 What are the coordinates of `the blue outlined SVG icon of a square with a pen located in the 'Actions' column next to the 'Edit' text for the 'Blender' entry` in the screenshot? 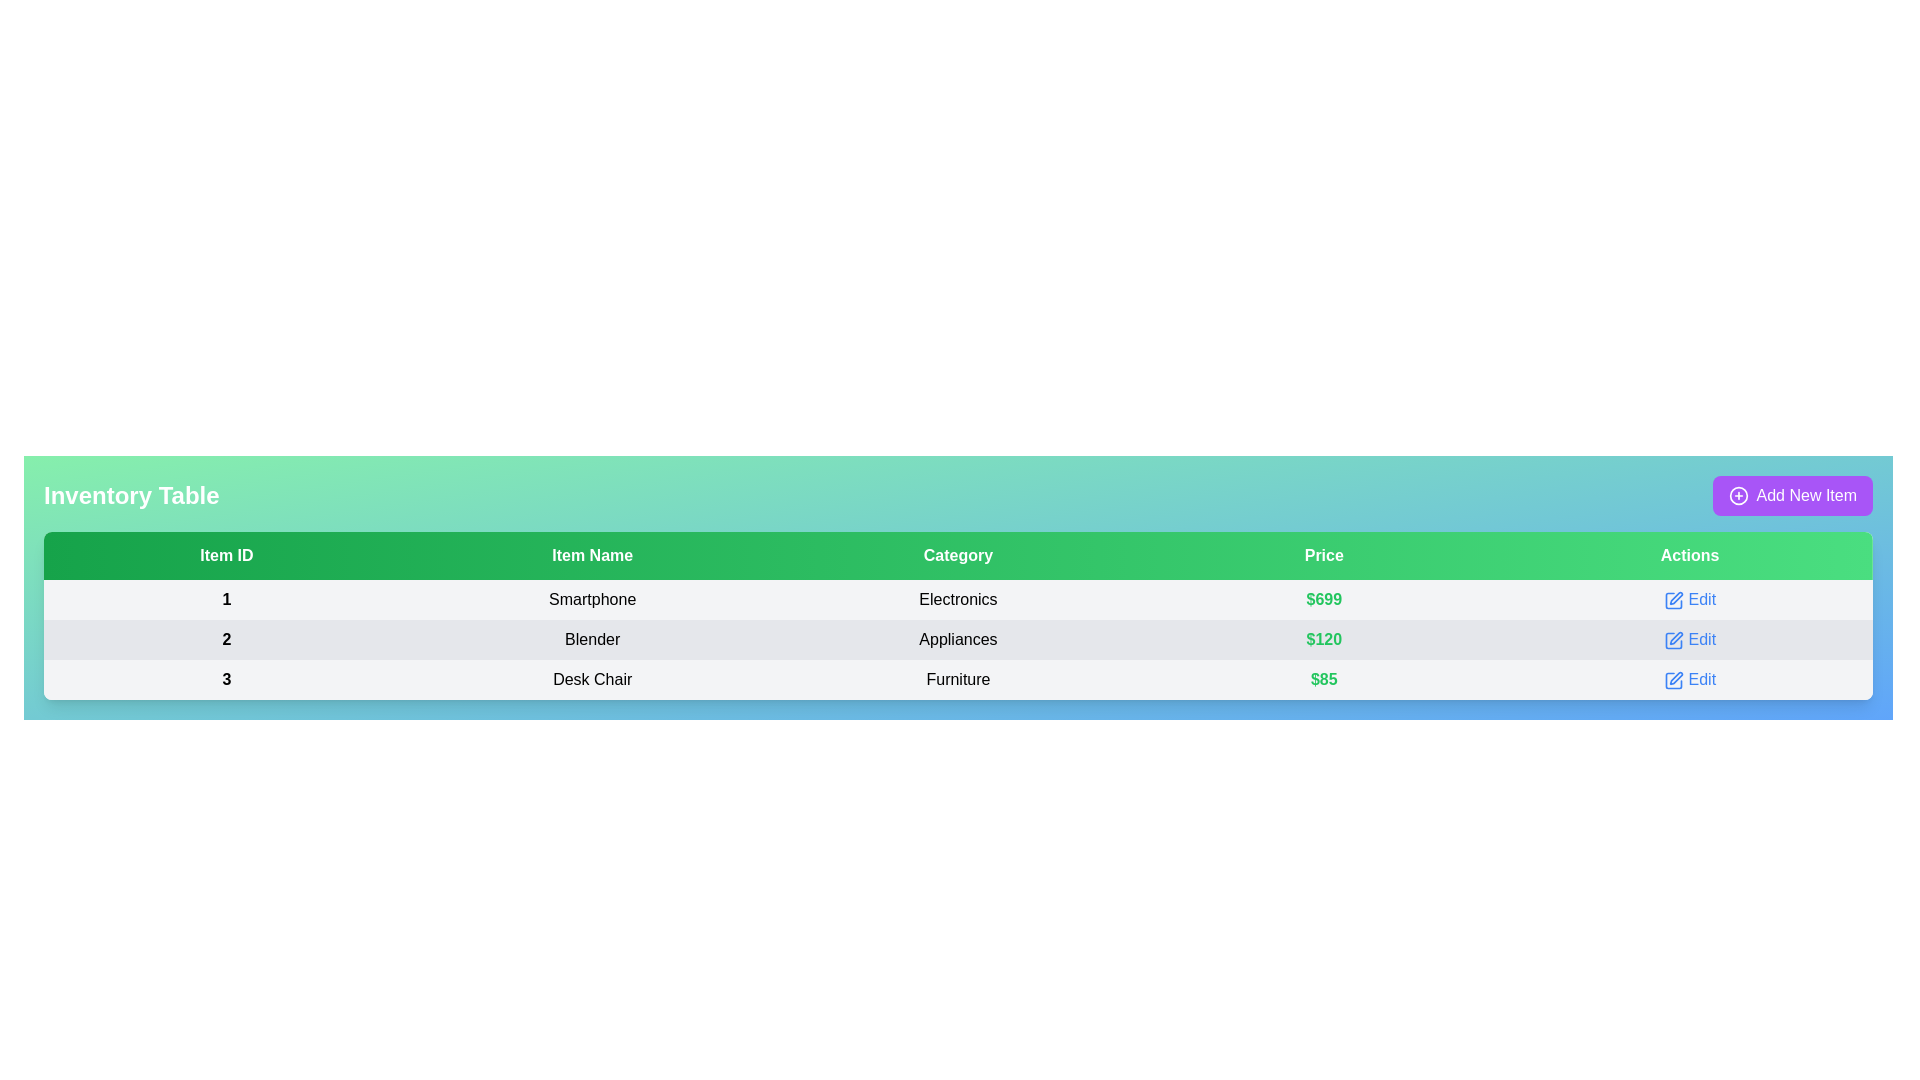 It's located at (1674, 640).